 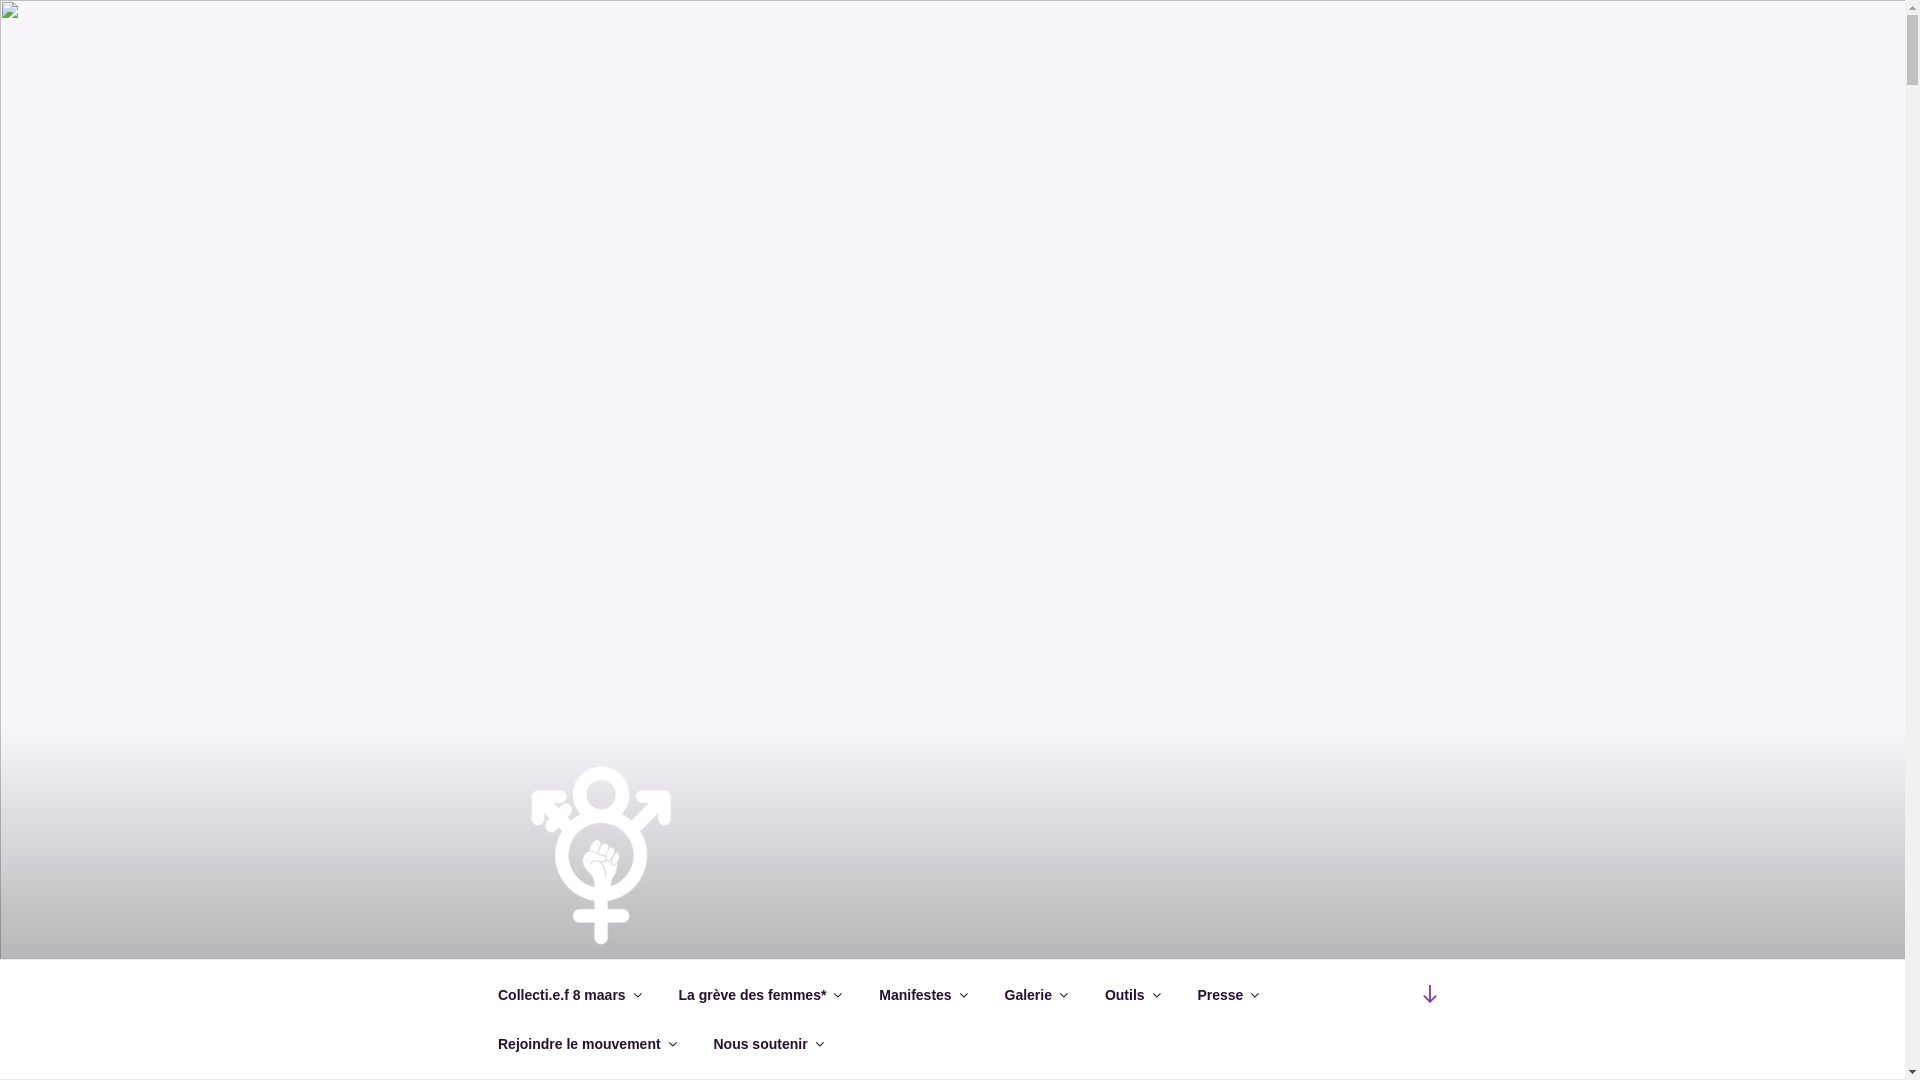 What do you see at coordinates (480, 1043) in the screenshot?
I see `'Rejoindre le mouvement'` at bounding box center [480, 1043].